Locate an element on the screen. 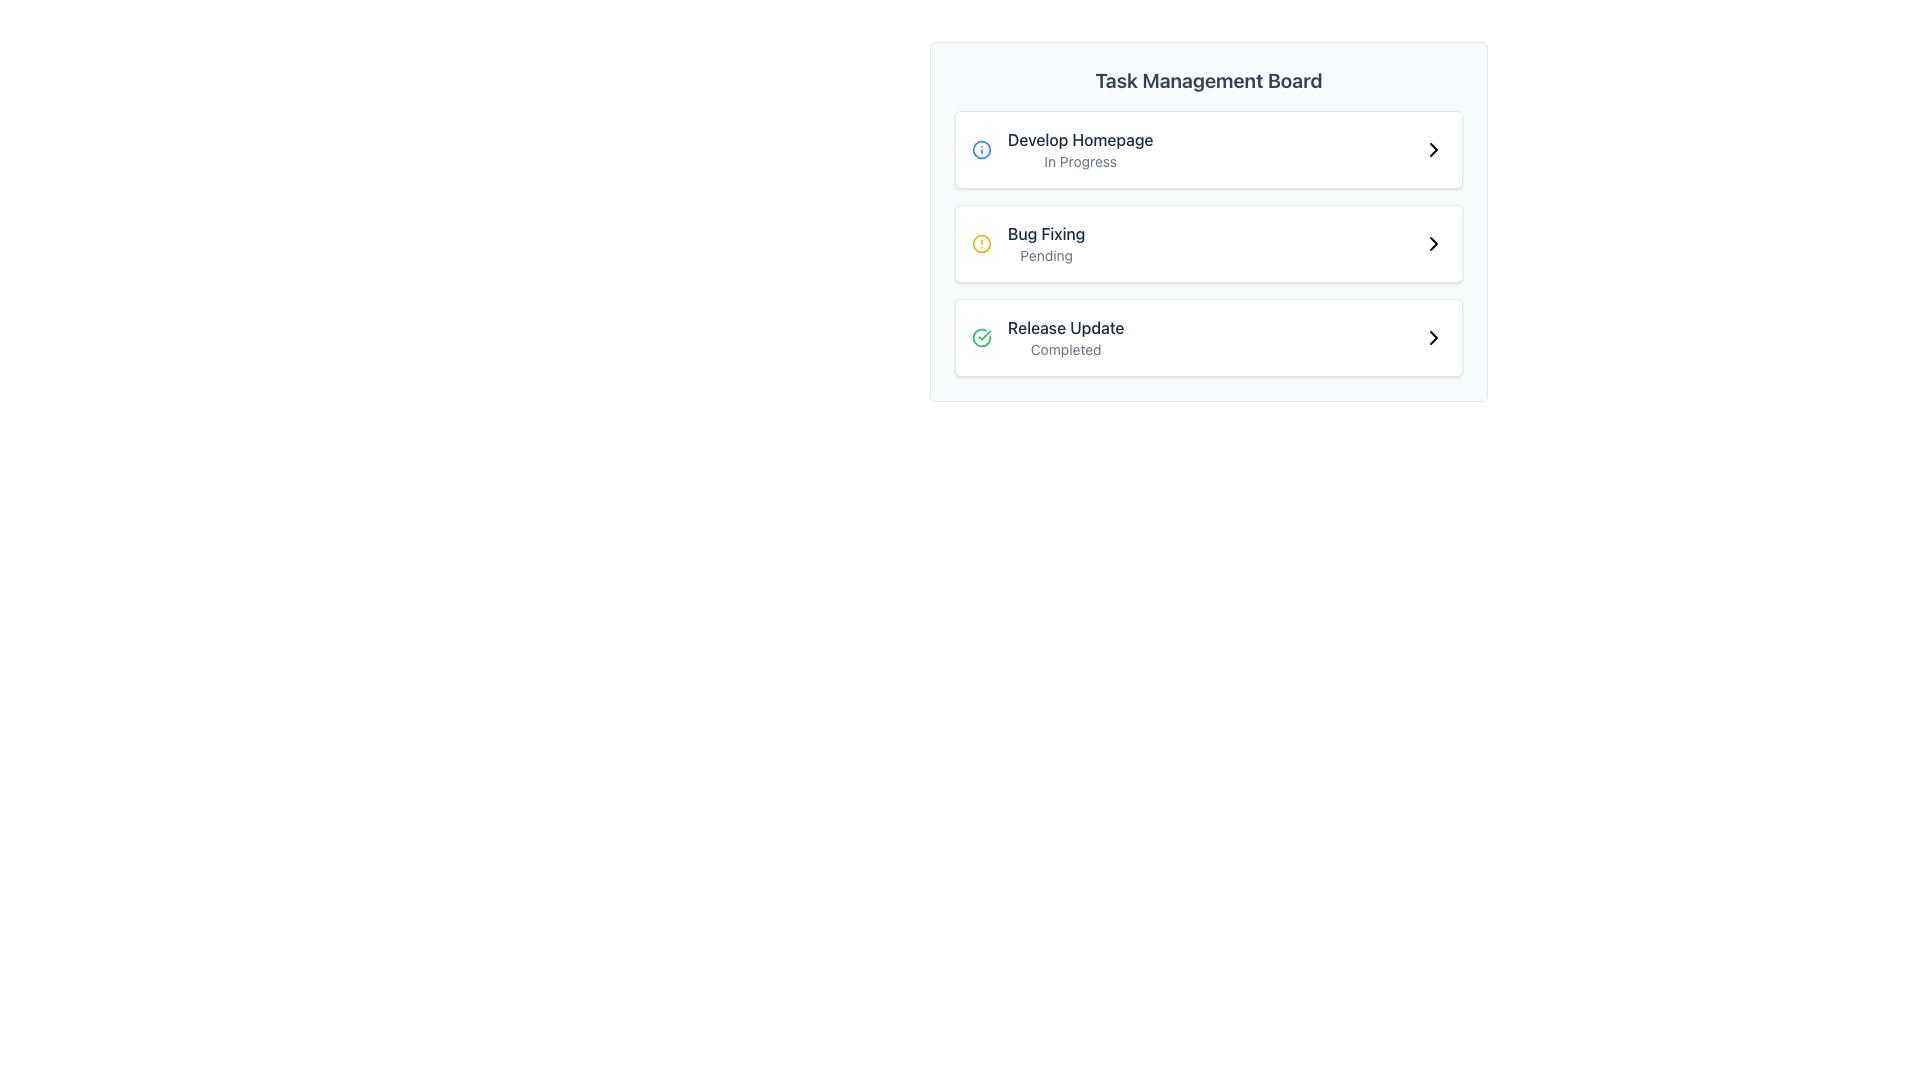 This screenshot has height=1080, width=1920. the title of the task entry labeled 'Develop Homepage' in the 'Task Management Board' is located at coordinates (1061, 149).